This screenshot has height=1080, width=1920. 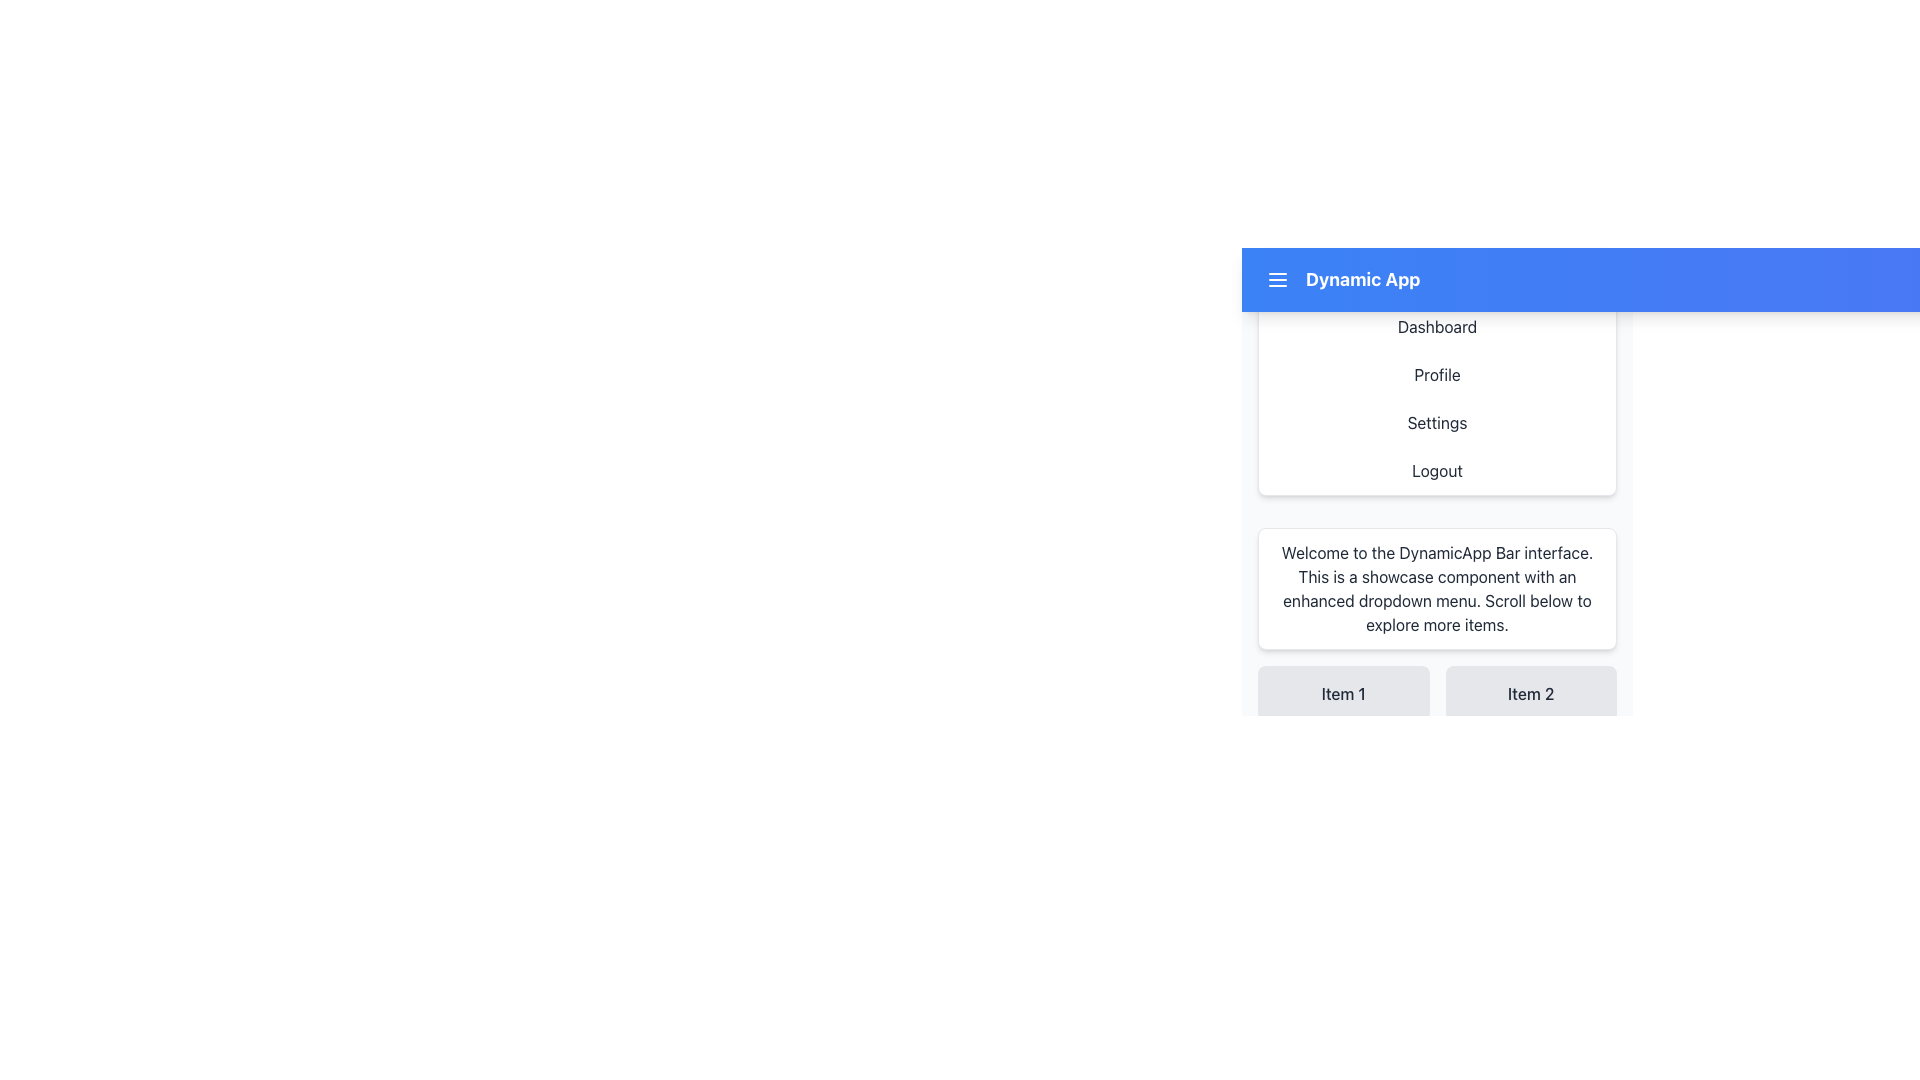 What do you see at coordinates (1436, 326) in the screenshot?
I see `the 'Dashboard' menu option, which is the topmost item in a dropdown menu located beneath the blue 'Dynamic App' navigation bar` at bounding box center [1436, 326].